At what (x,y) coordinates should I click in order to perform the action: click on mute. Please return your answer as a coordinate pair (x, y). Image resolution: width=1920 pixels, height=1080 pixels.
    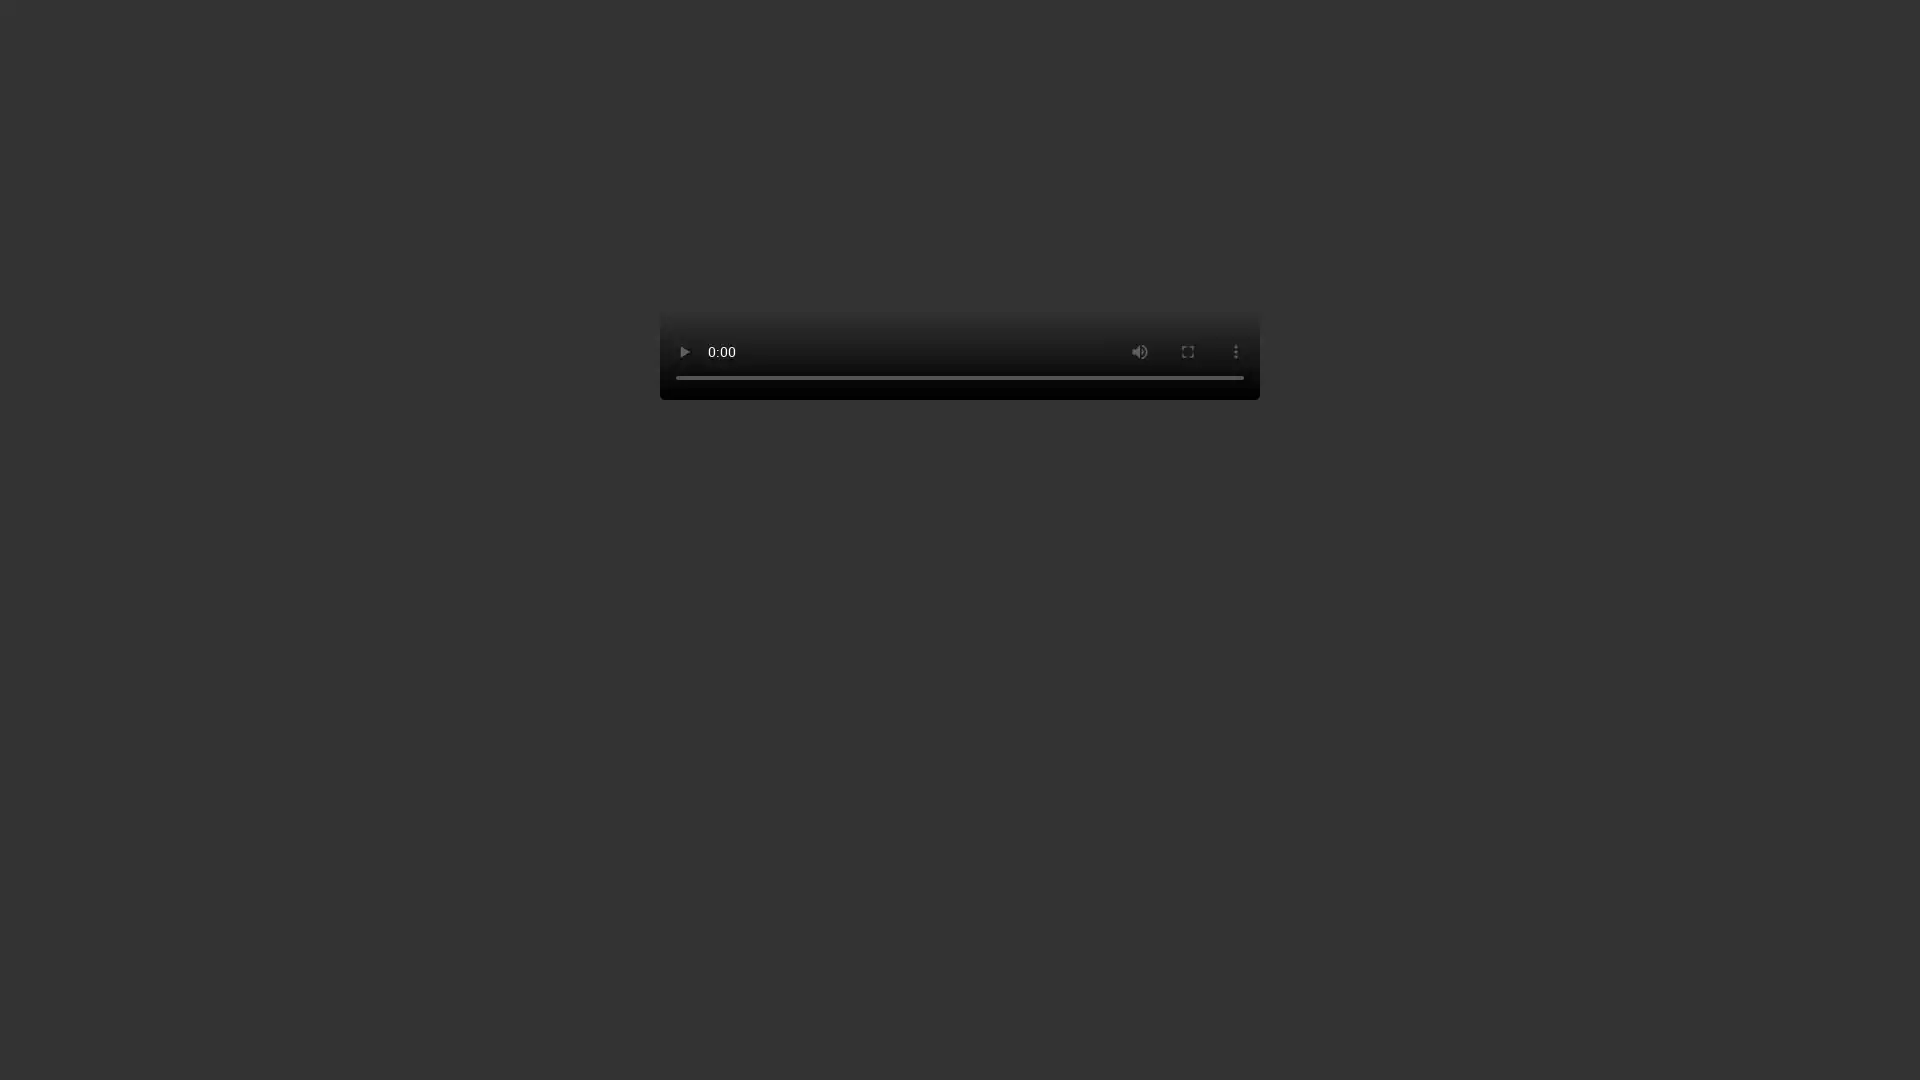
    Looking at the image, I should click on (1140, 350).